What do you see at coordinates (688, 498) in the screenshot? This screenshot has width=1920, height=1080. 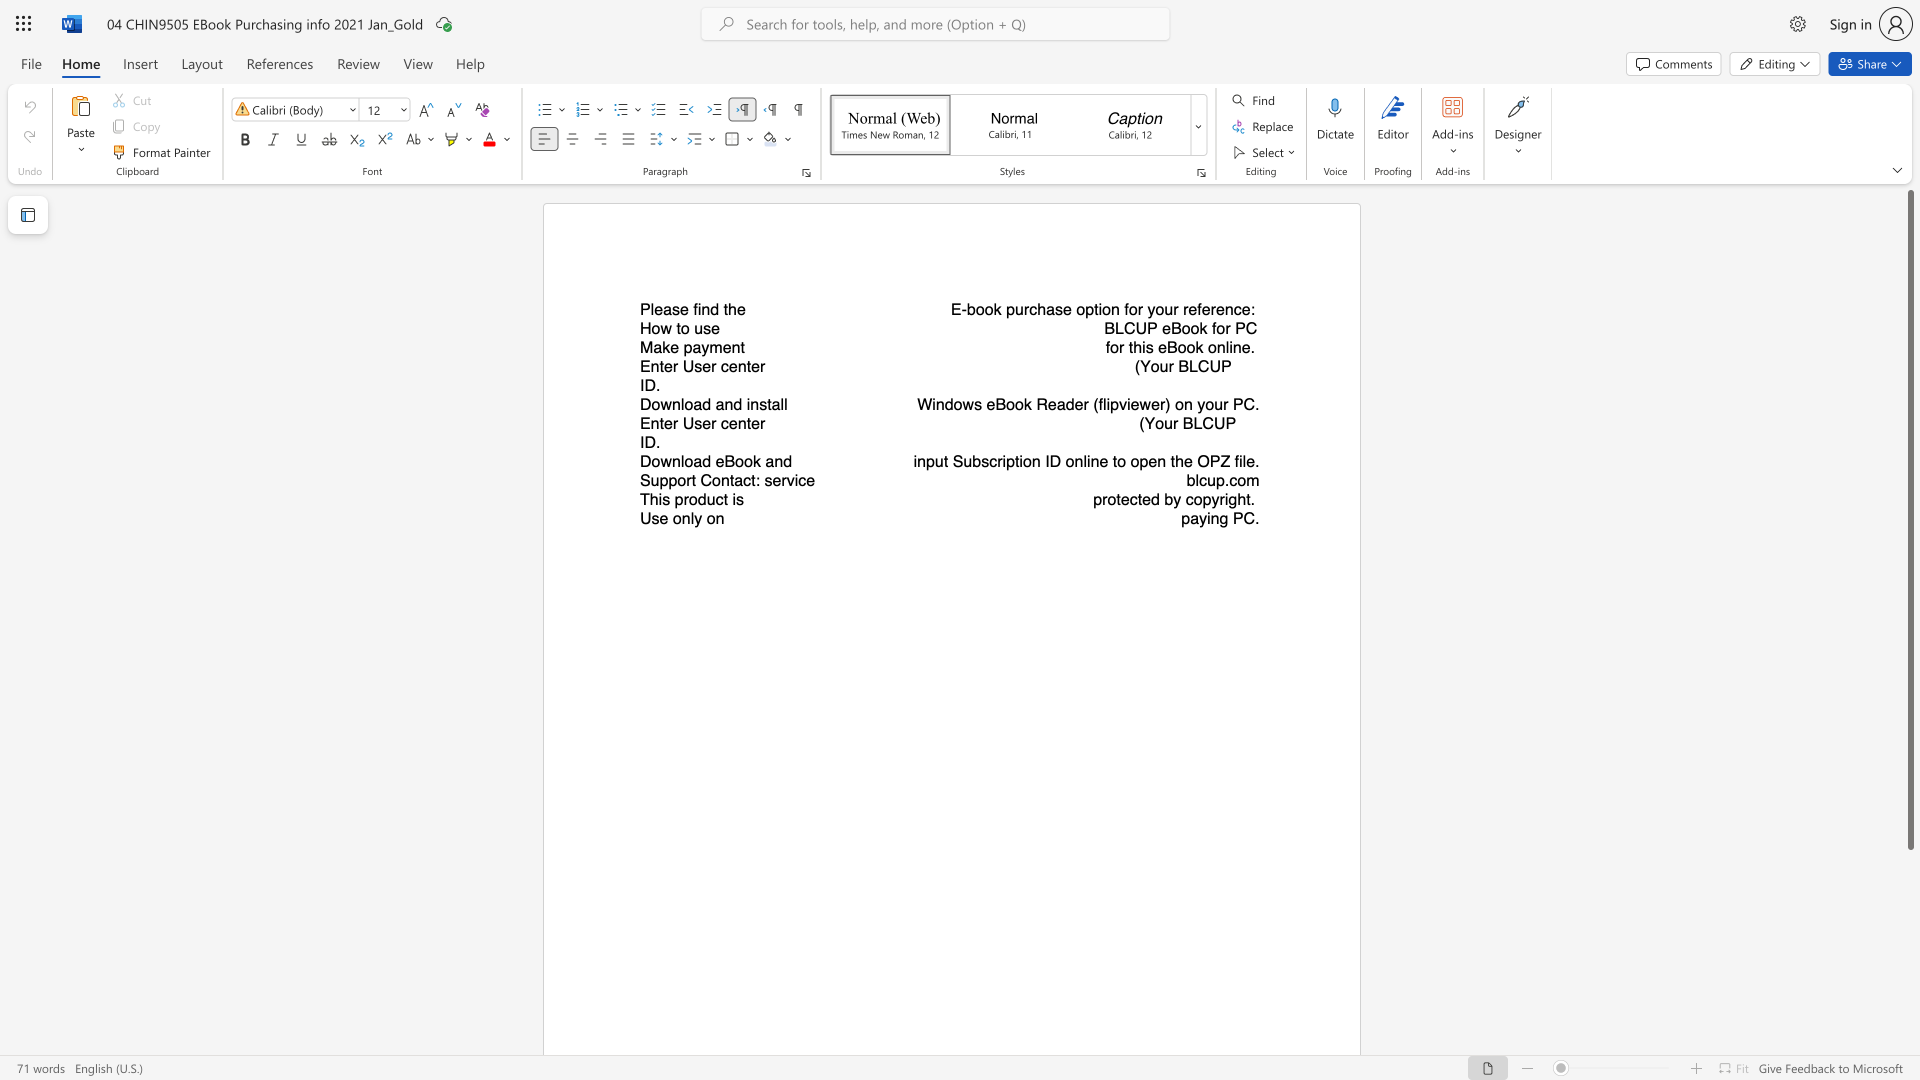 I see `the subset text "oduct i" within the text "This product is"` at bounding box center [688, 498].